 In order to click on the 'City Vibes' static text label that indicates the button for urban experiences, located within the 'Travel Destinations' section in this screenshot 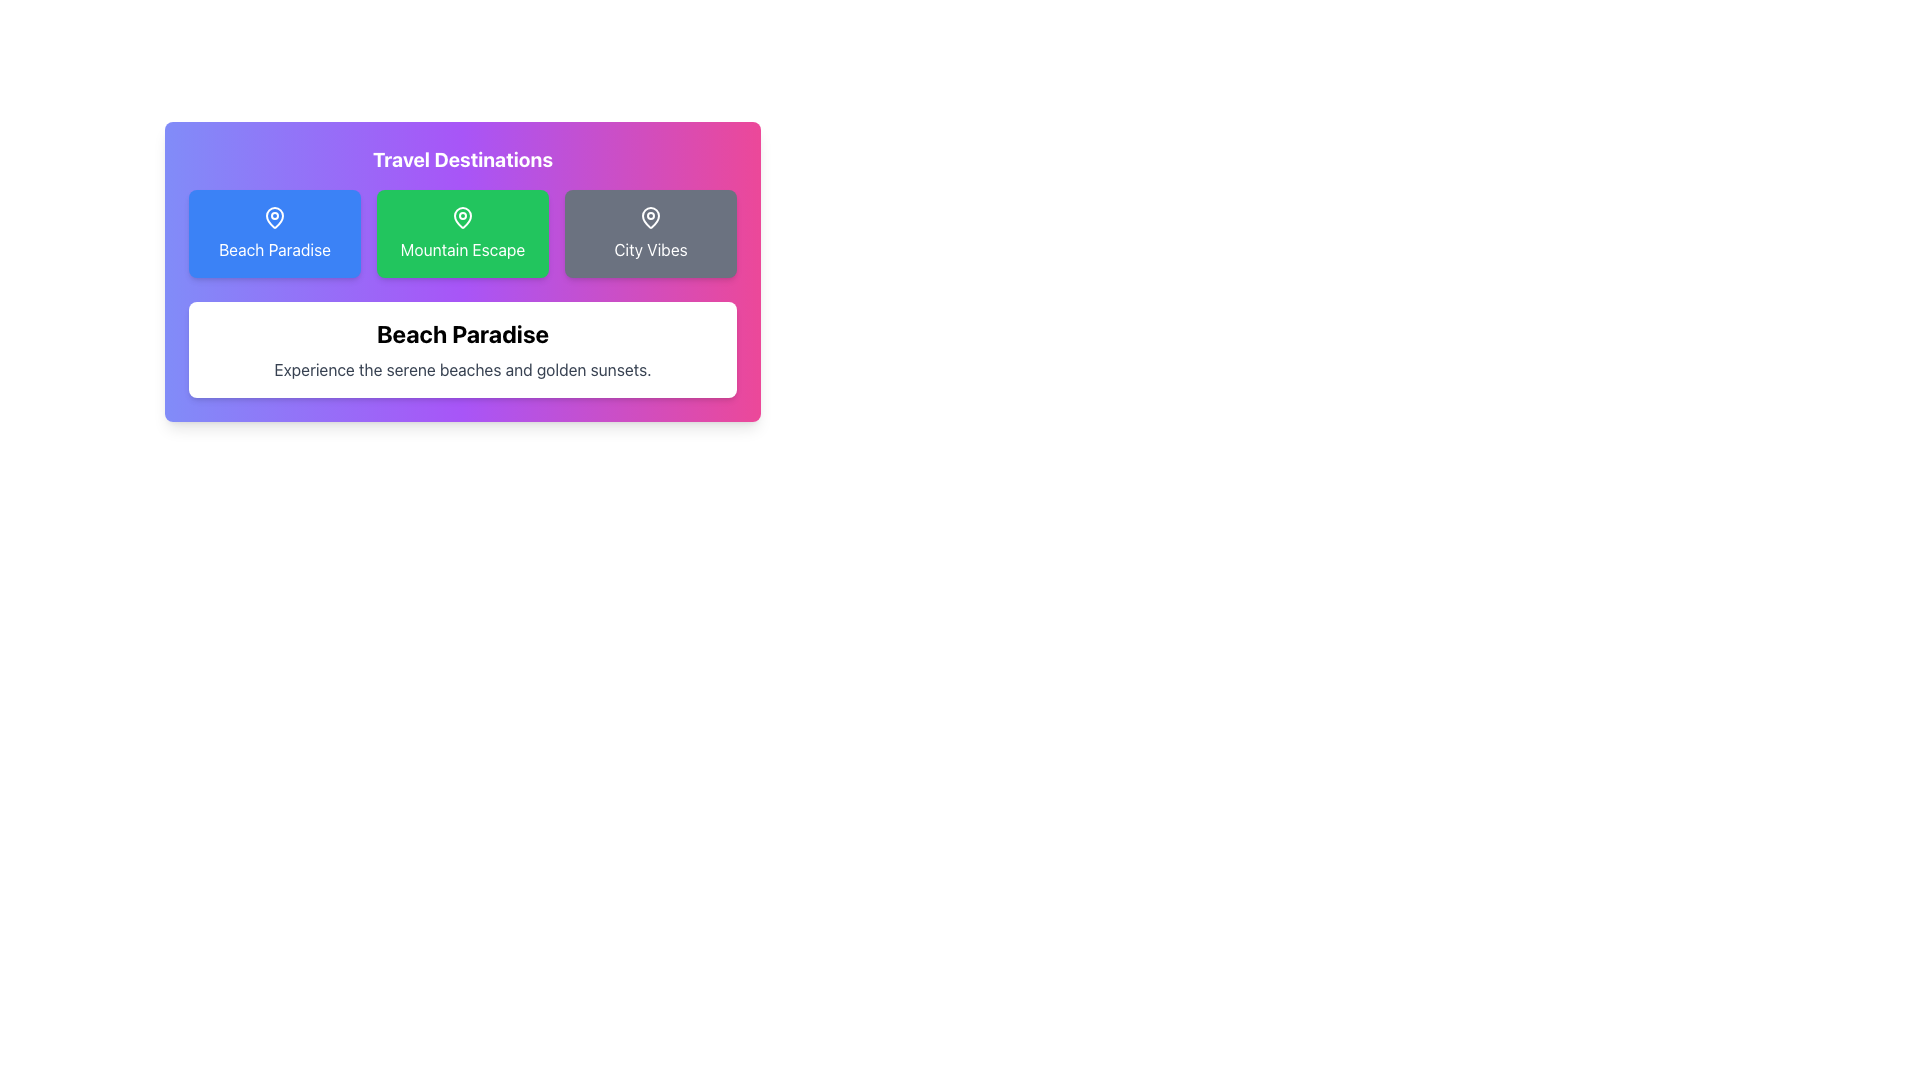, I will do `click(651, 249)`.